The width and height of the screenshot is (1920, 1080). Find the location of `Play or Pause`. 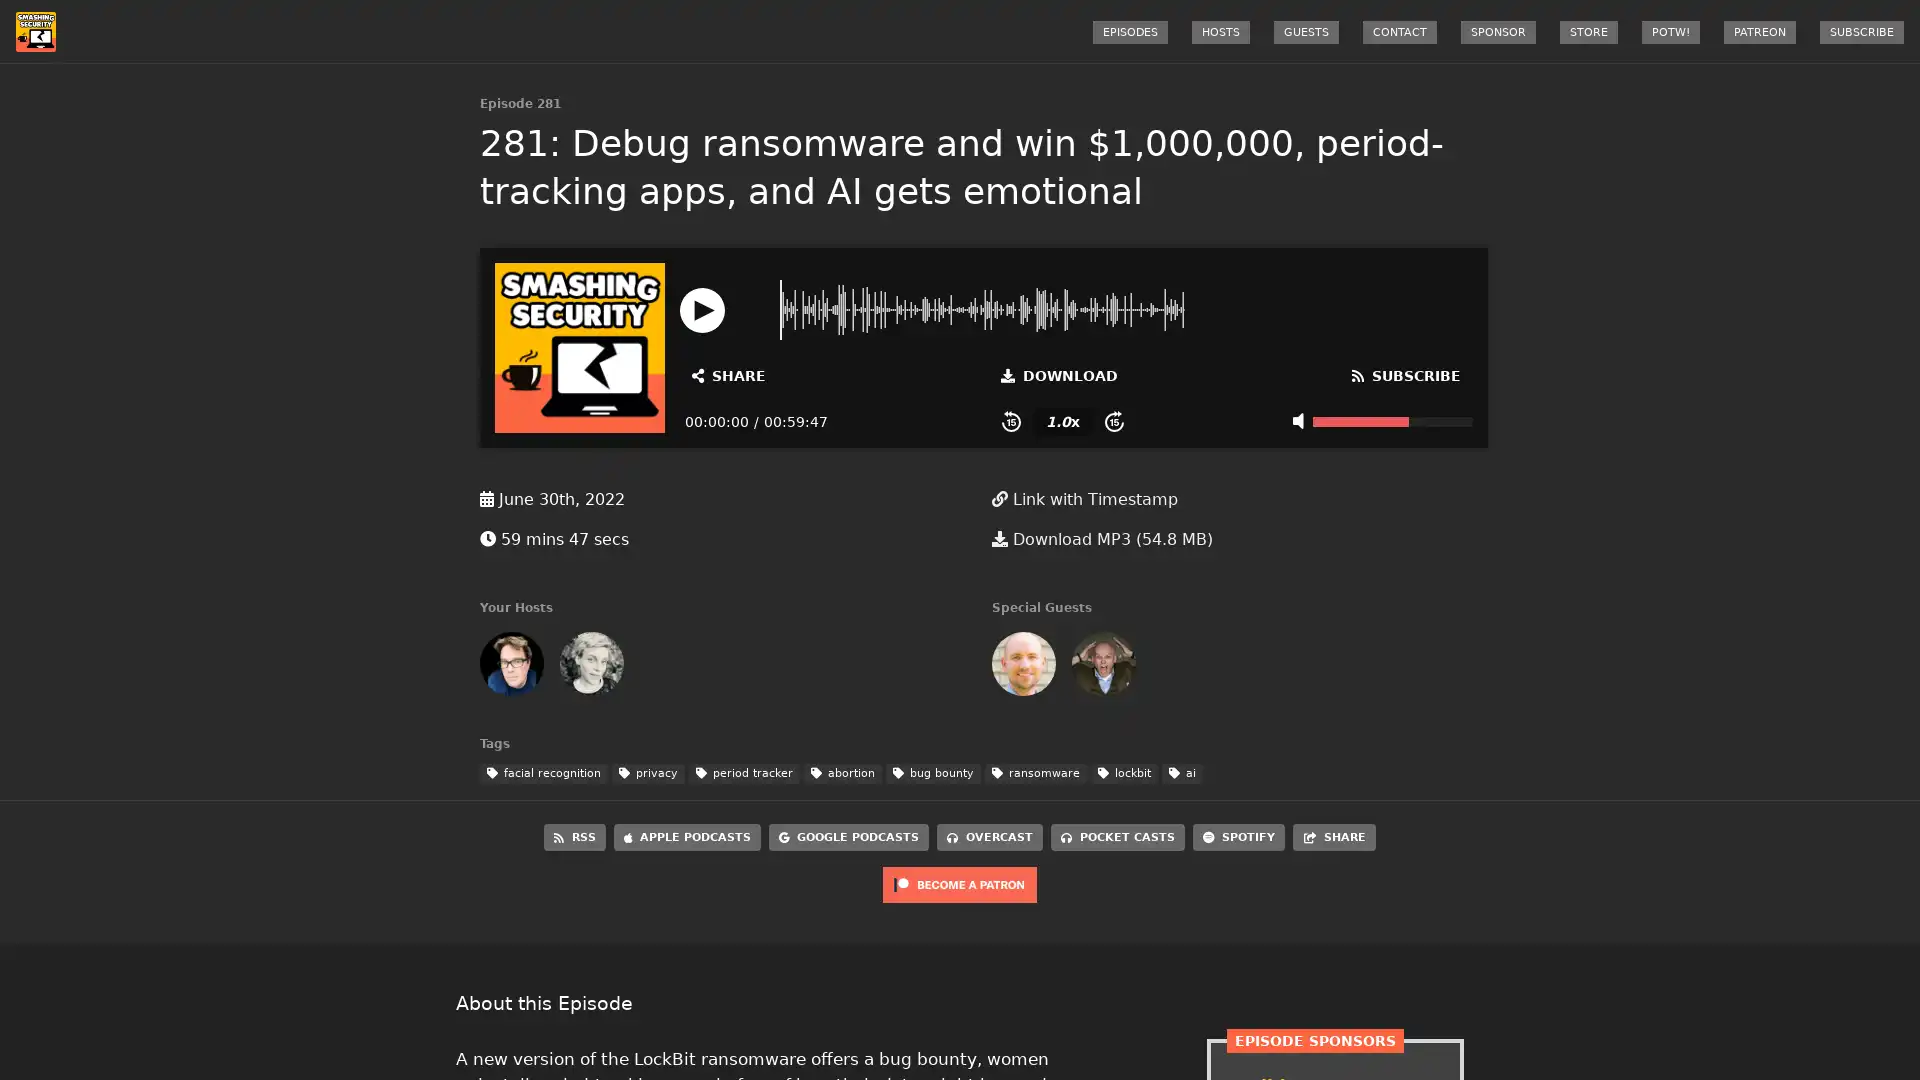

Play or Pause is located at coordinates (702, 309).